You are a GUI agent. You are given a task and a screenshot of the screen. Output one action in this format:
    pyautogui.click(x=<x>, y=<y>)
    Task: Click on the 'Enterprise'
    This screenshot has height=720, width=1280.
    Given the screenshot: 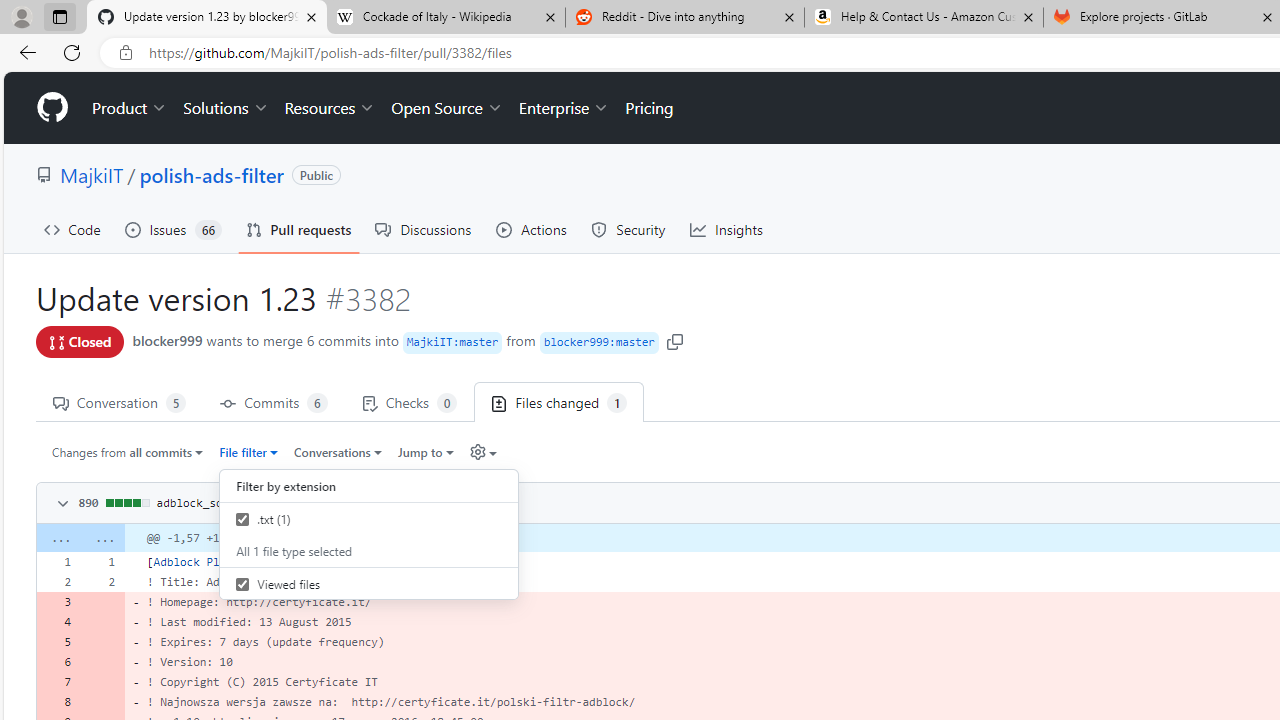 What is the action you would take?
    pyautogui.click(x=562, y=108)
    